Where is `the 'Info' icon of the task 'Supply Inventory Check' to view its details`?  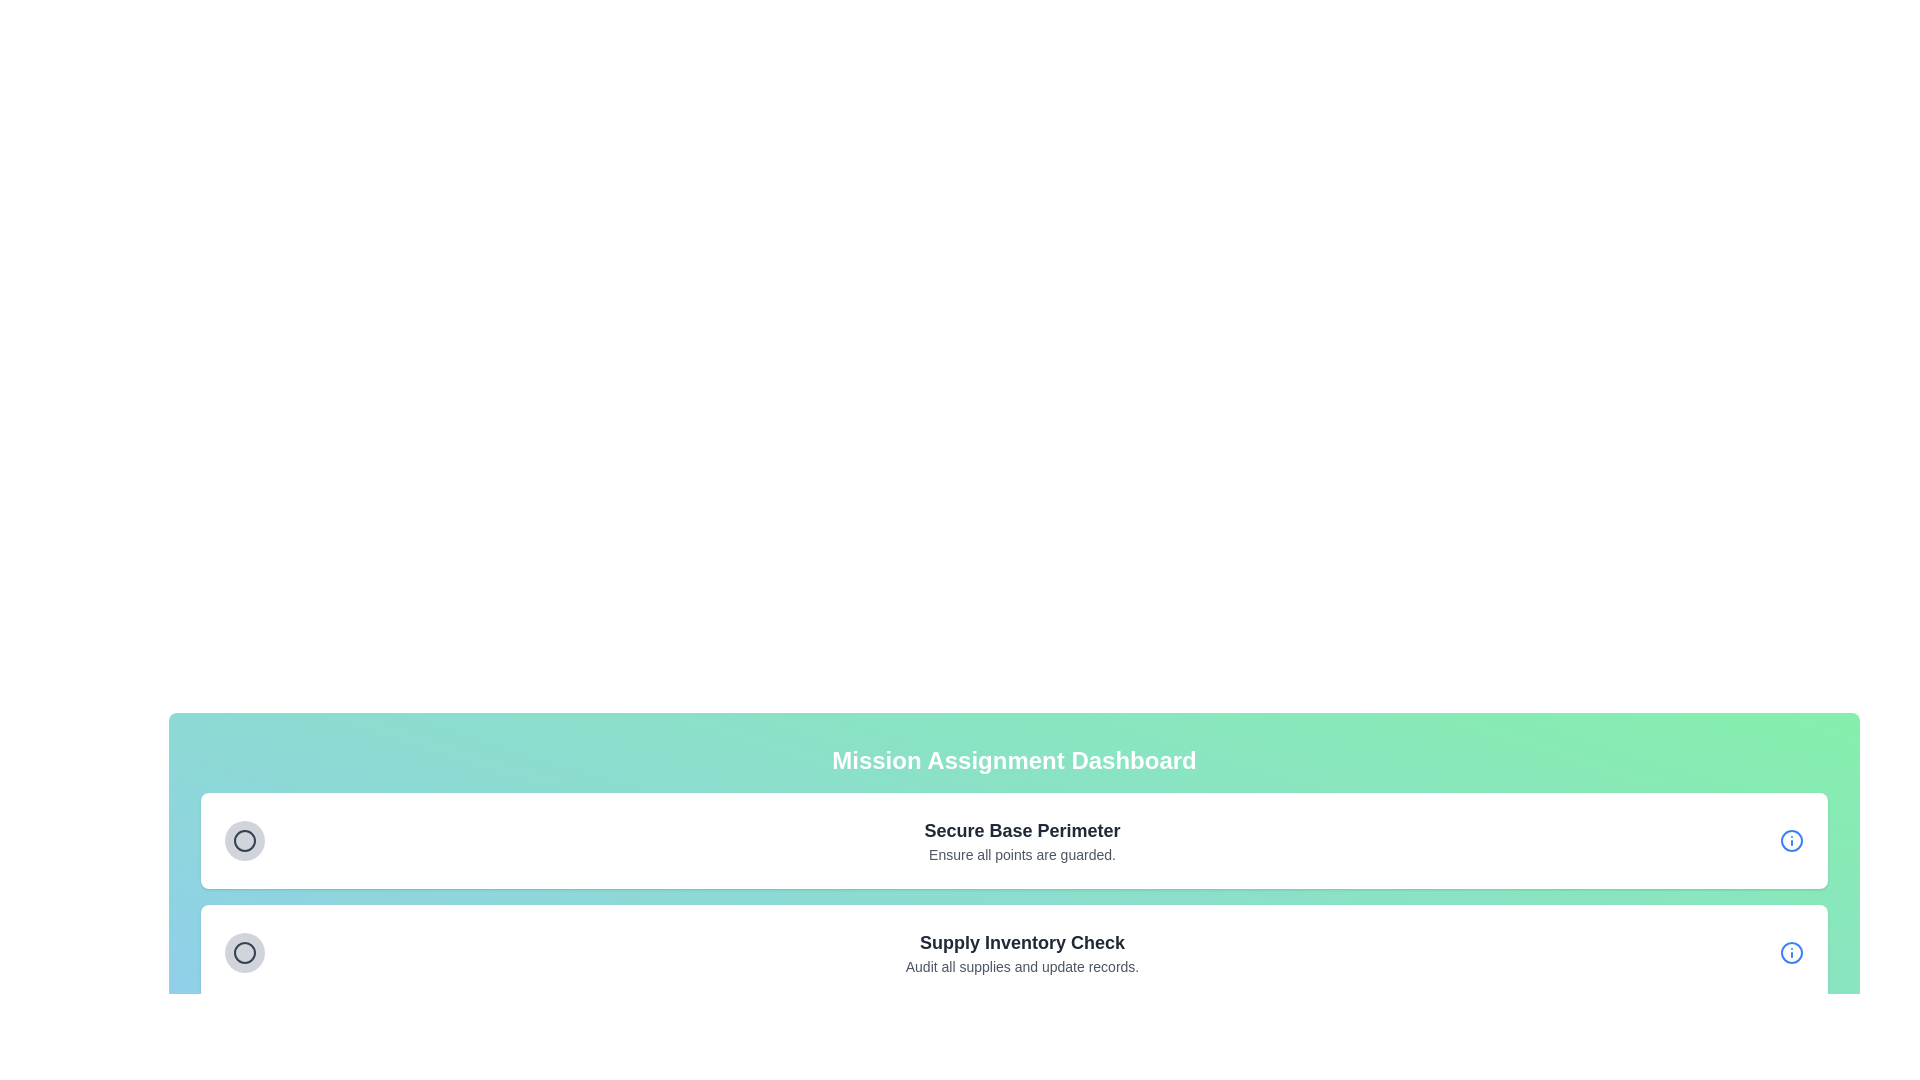
the 'Info' icon of the task 'Supply Inventory Check' to view its details is located at coordinates (1791, 951).